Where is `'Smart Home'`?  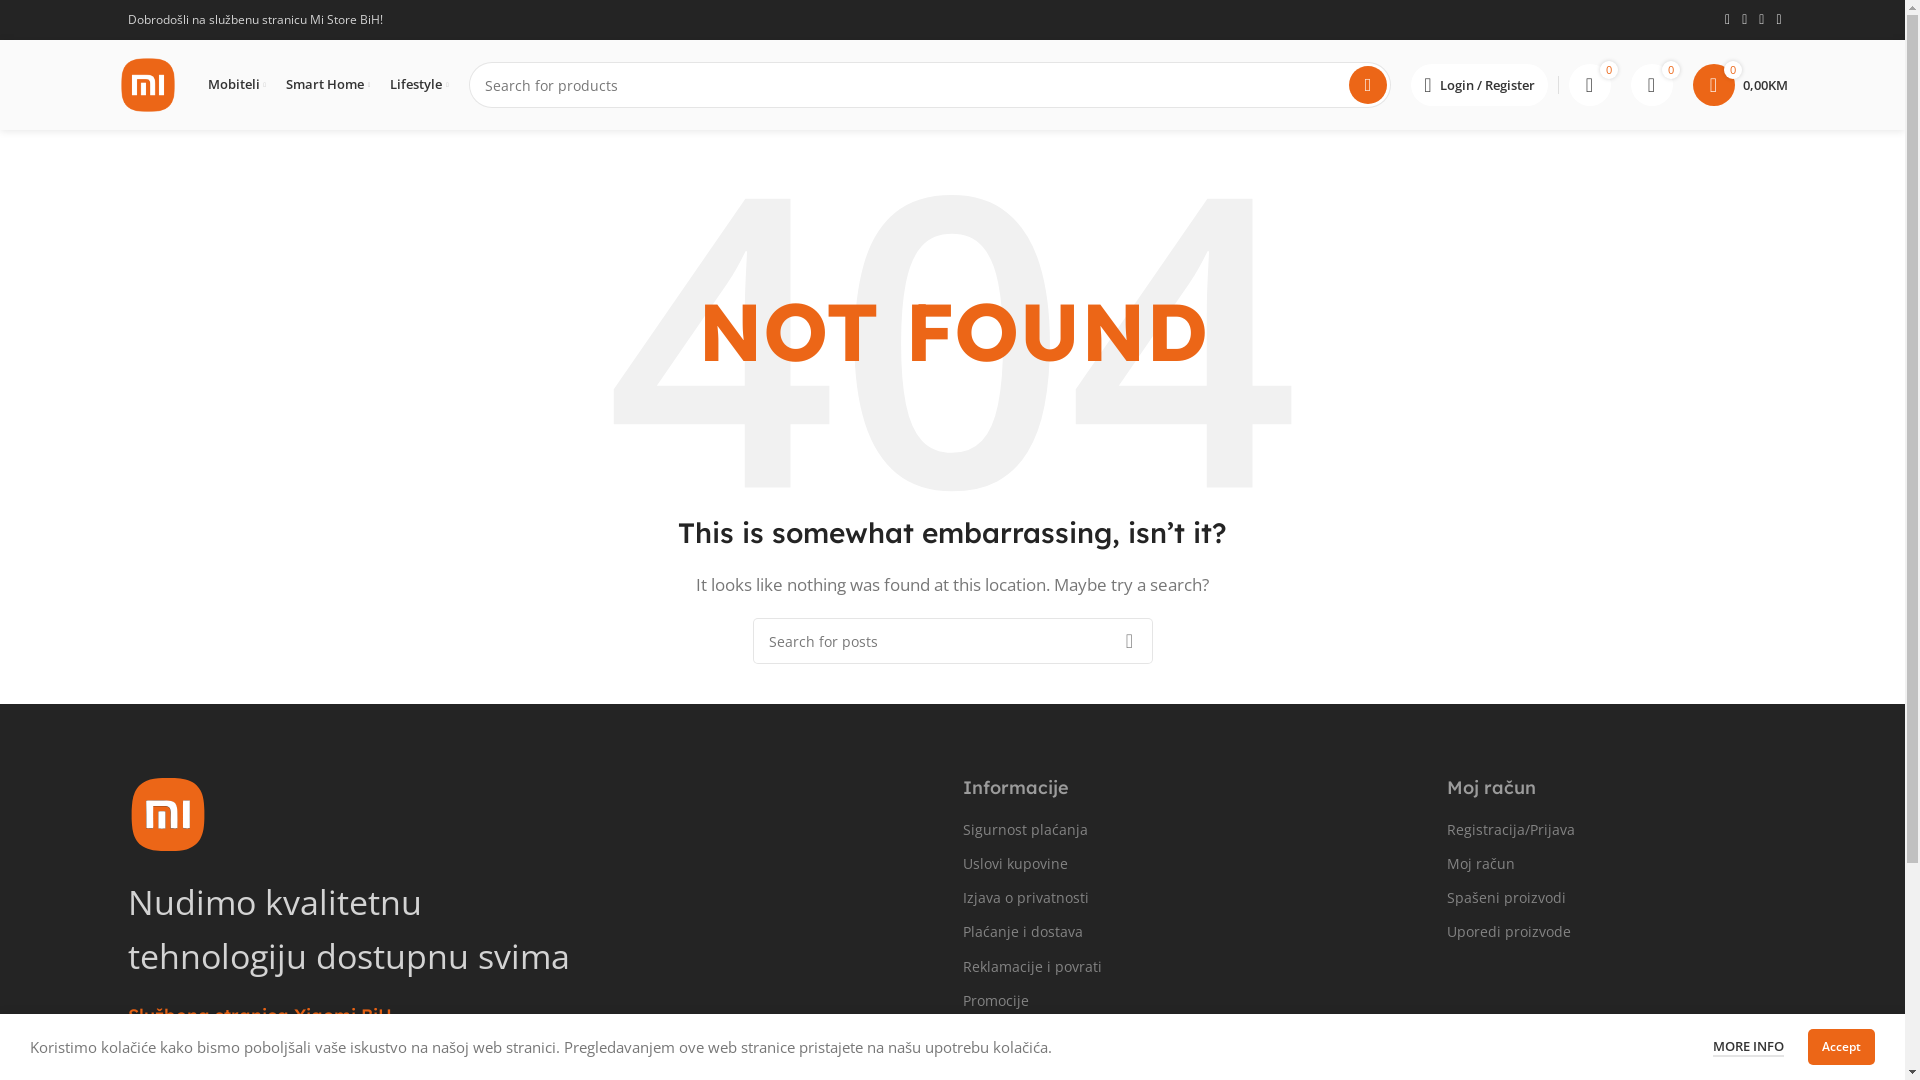
'Smart Home' is located at coordinates (285, 83).